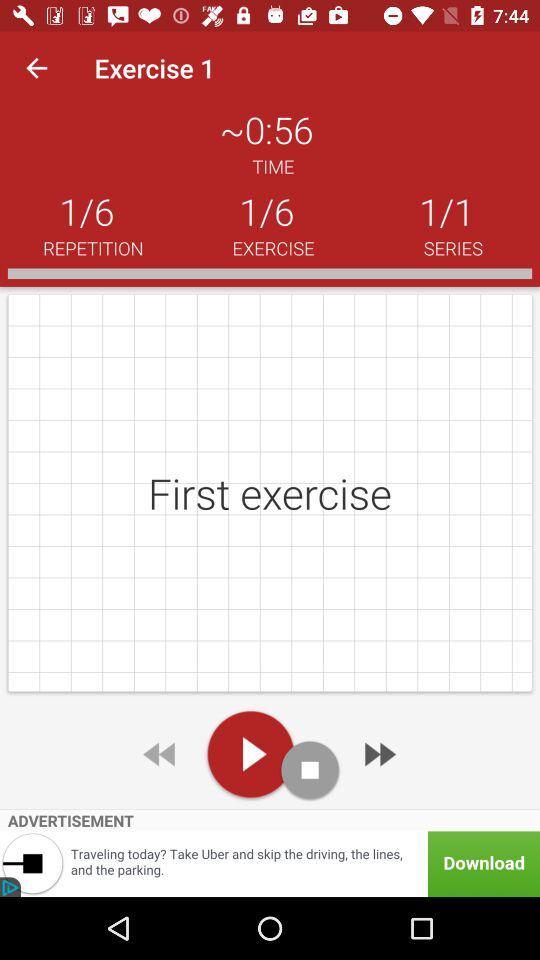 The image size is (540, 960). Describe the element at coordinates (270, 863) in the screenshot. I see `open advertisement` at that location.